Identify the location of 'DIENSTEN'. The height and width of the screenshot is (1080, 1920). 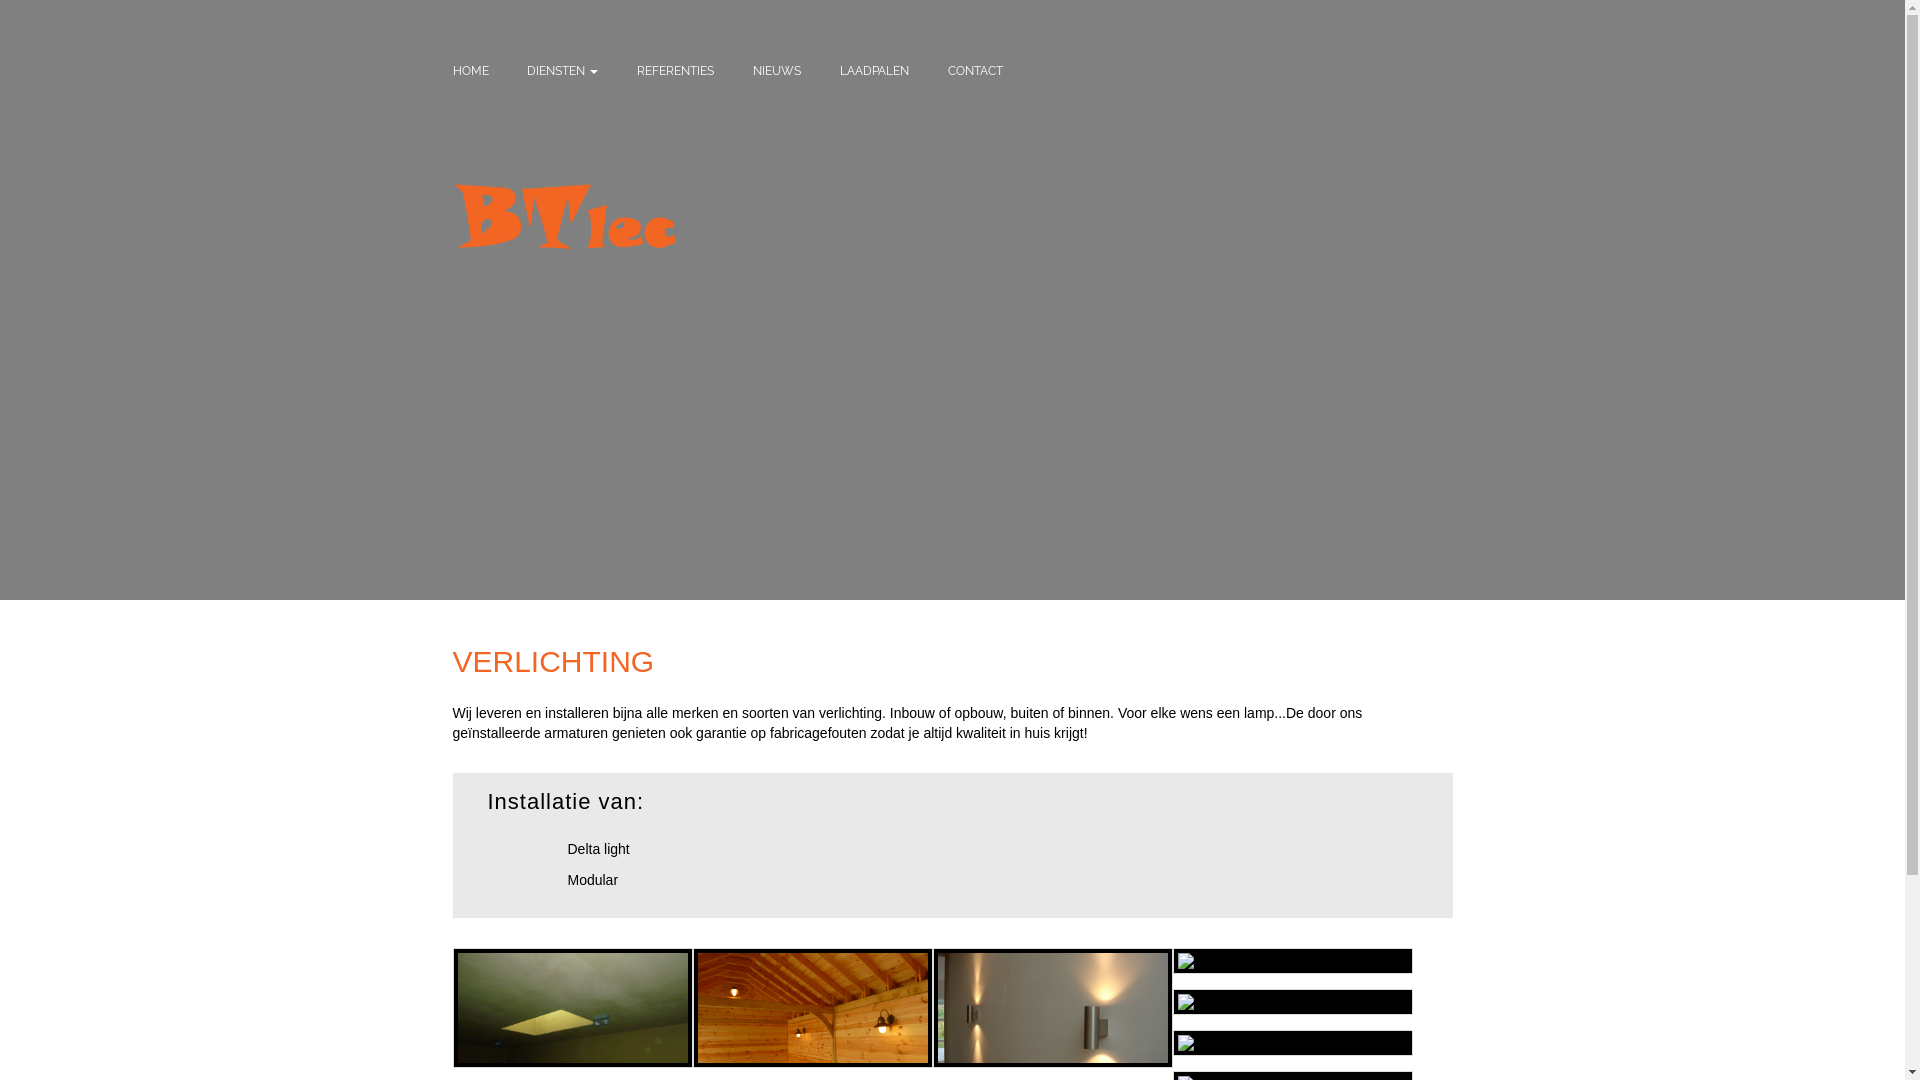
(561, 69).